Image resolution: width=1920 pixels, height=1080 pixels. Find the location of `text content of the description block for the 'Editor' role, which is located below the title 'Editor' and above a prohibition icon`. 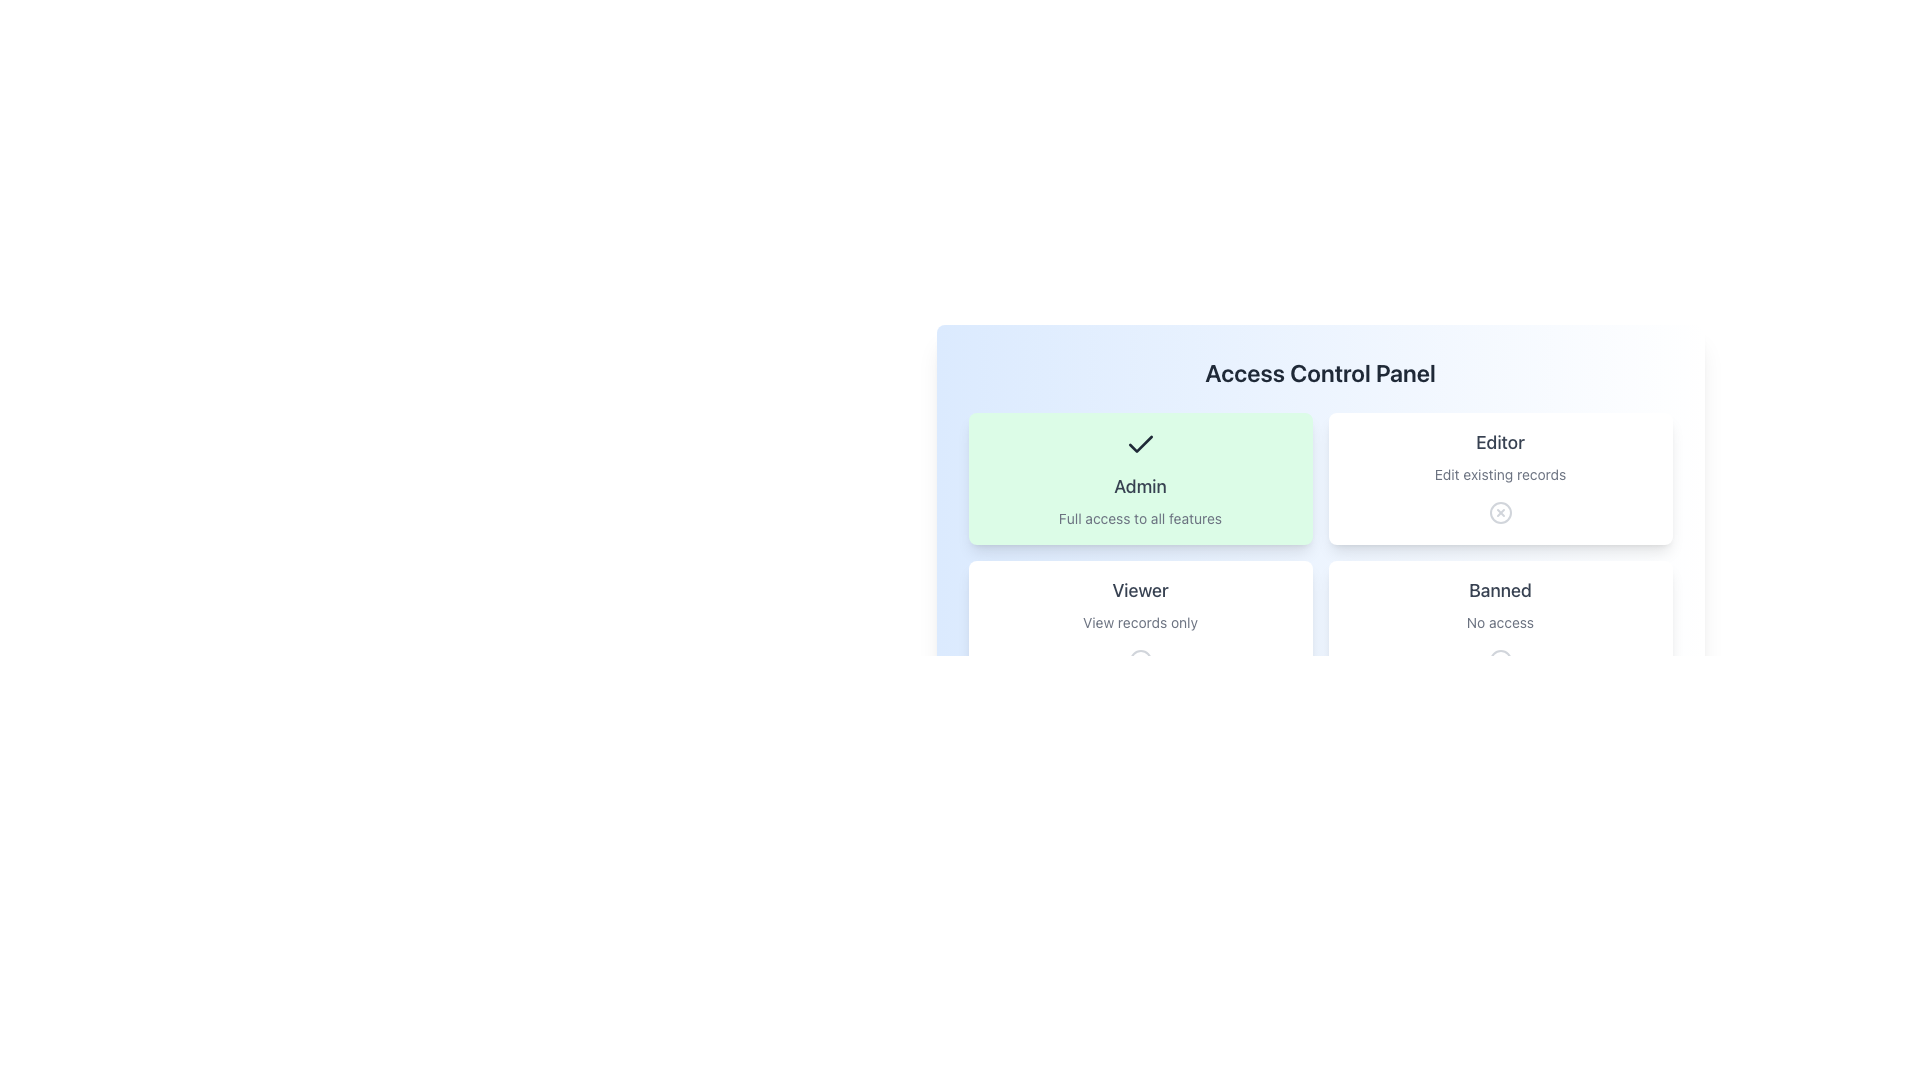

text content of the description block for the 'Editor' role, which is located below the title 'Editor' and above a prohibition icon is located at coordinates (1500, 474).